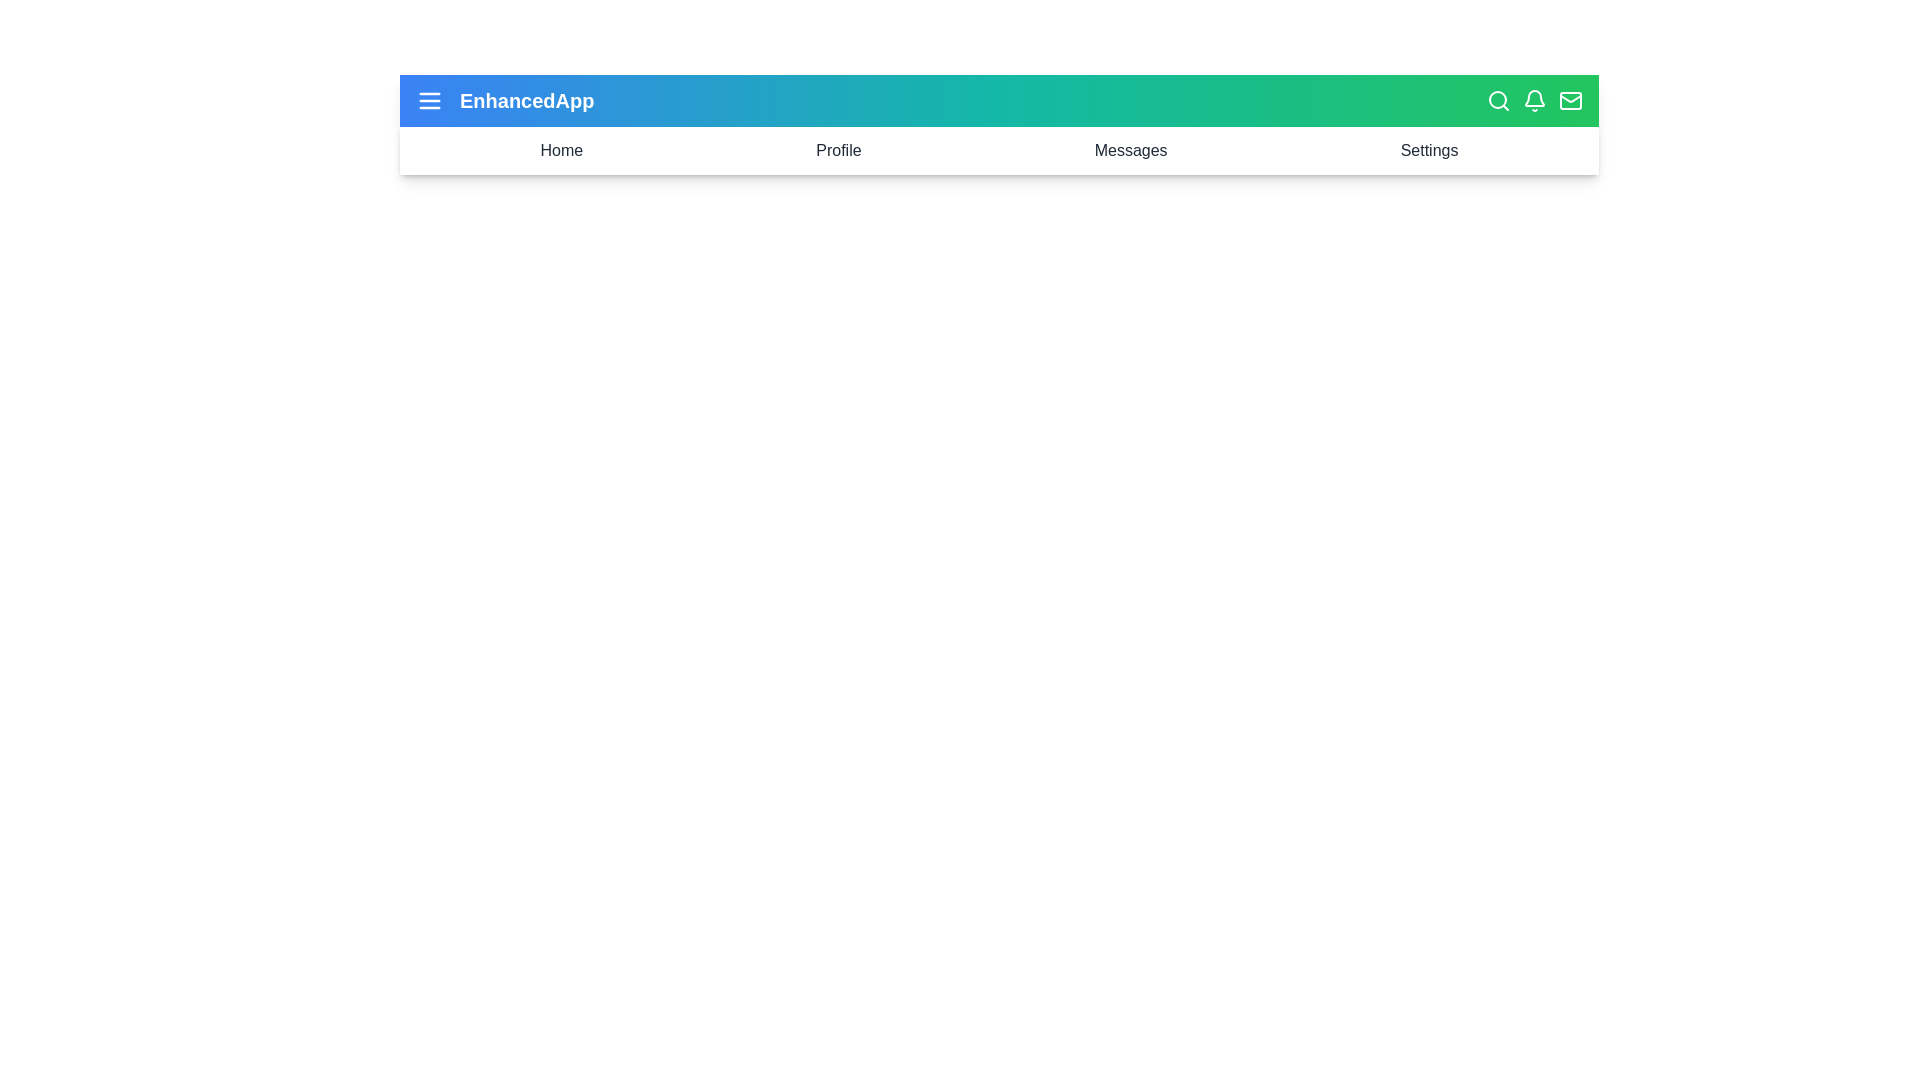 The width and height of the screenshot is (1920, 1080). Describe the element at coordinates (560, 149) in the screenshot. I see `the Home menu item to navigate to the Home section` at that location.